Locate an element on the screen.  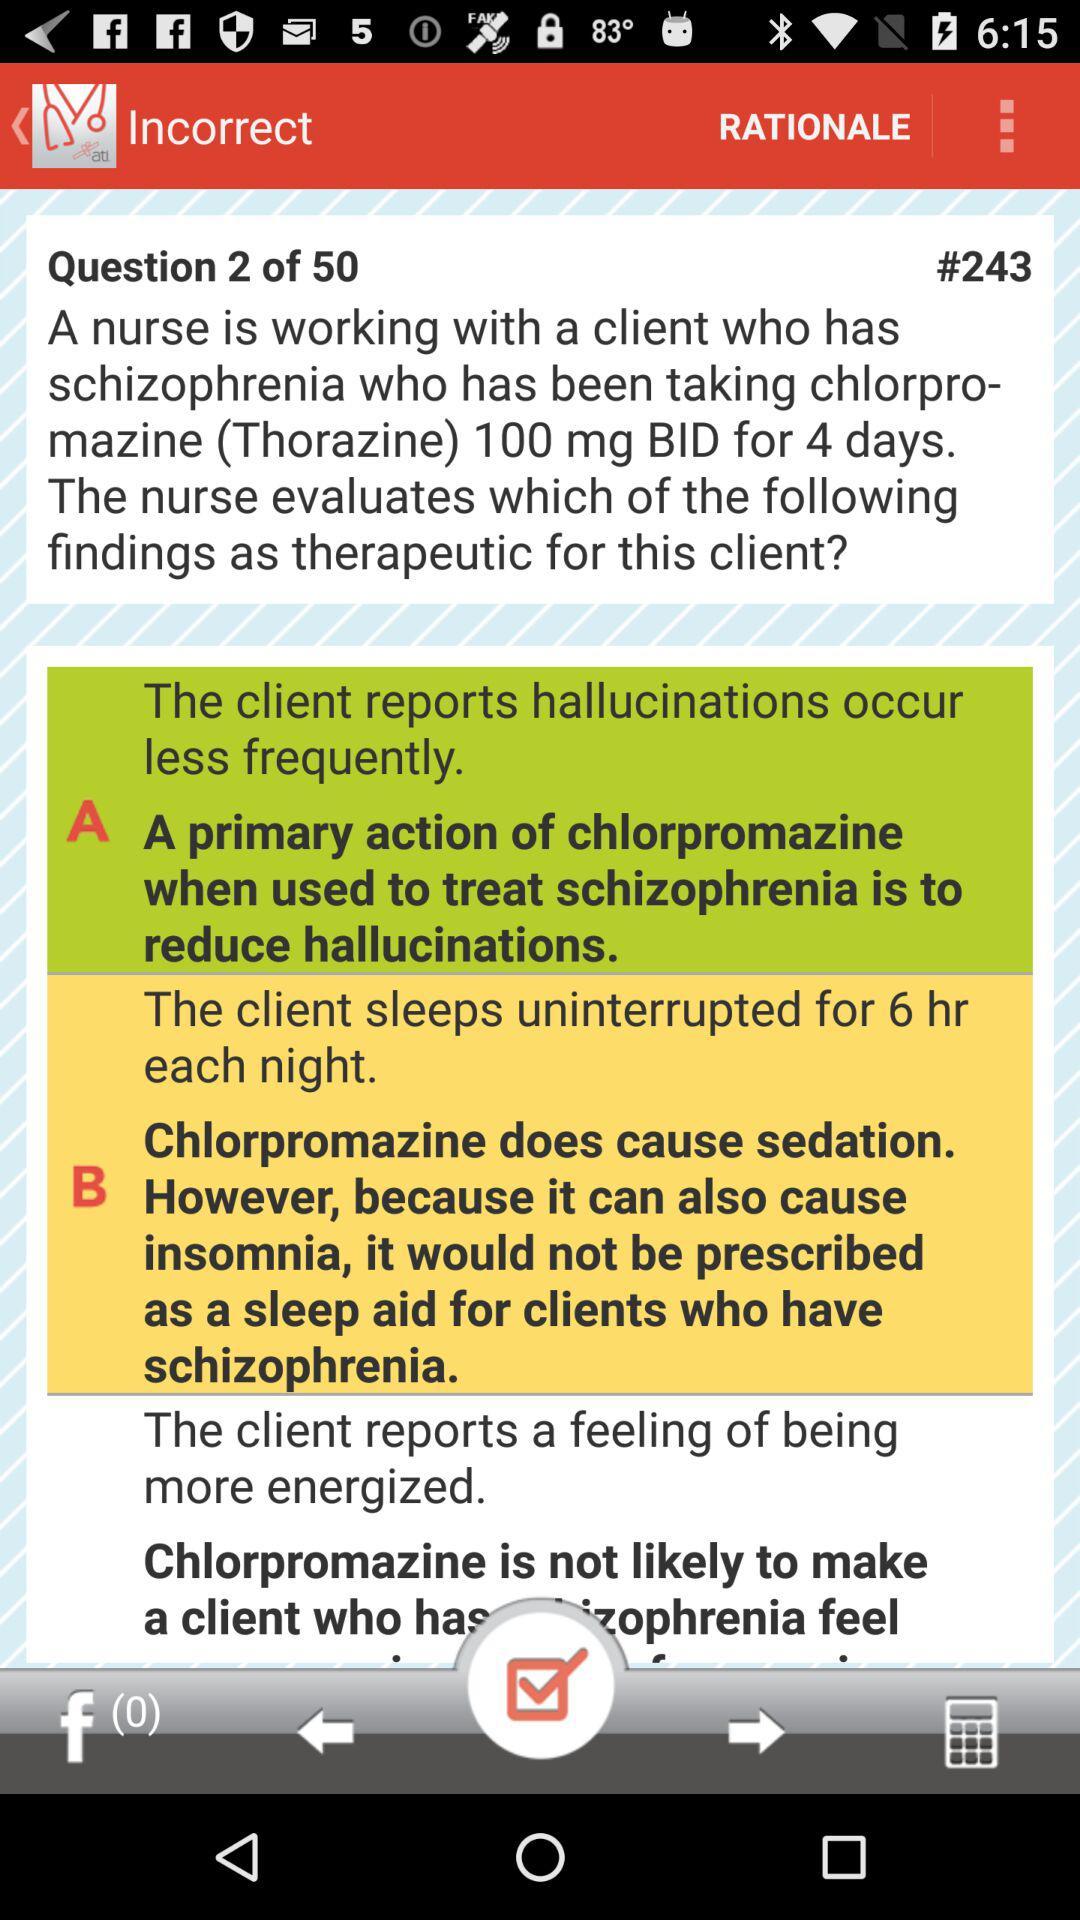
next is located at coordinates (756, 1730).